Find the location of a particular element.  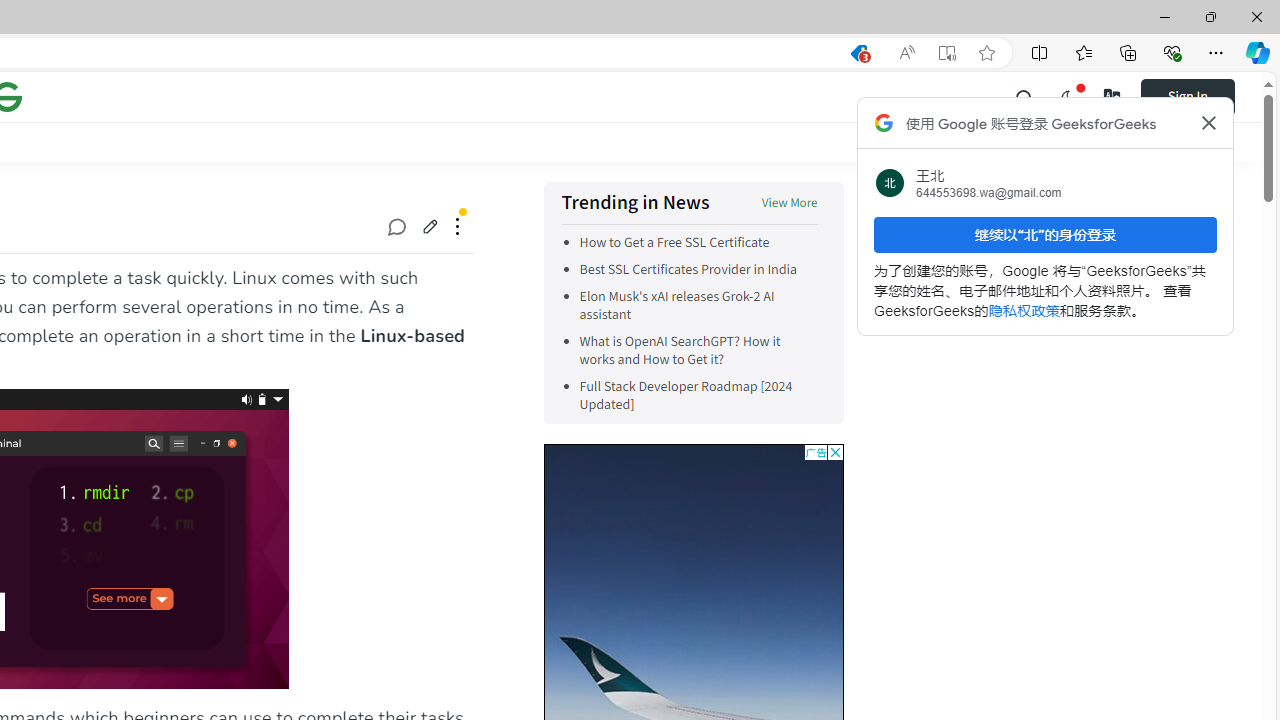

'What is OpenAI SearchGPT? How it works and How to Get it?' is located at coordinates (698, 349).